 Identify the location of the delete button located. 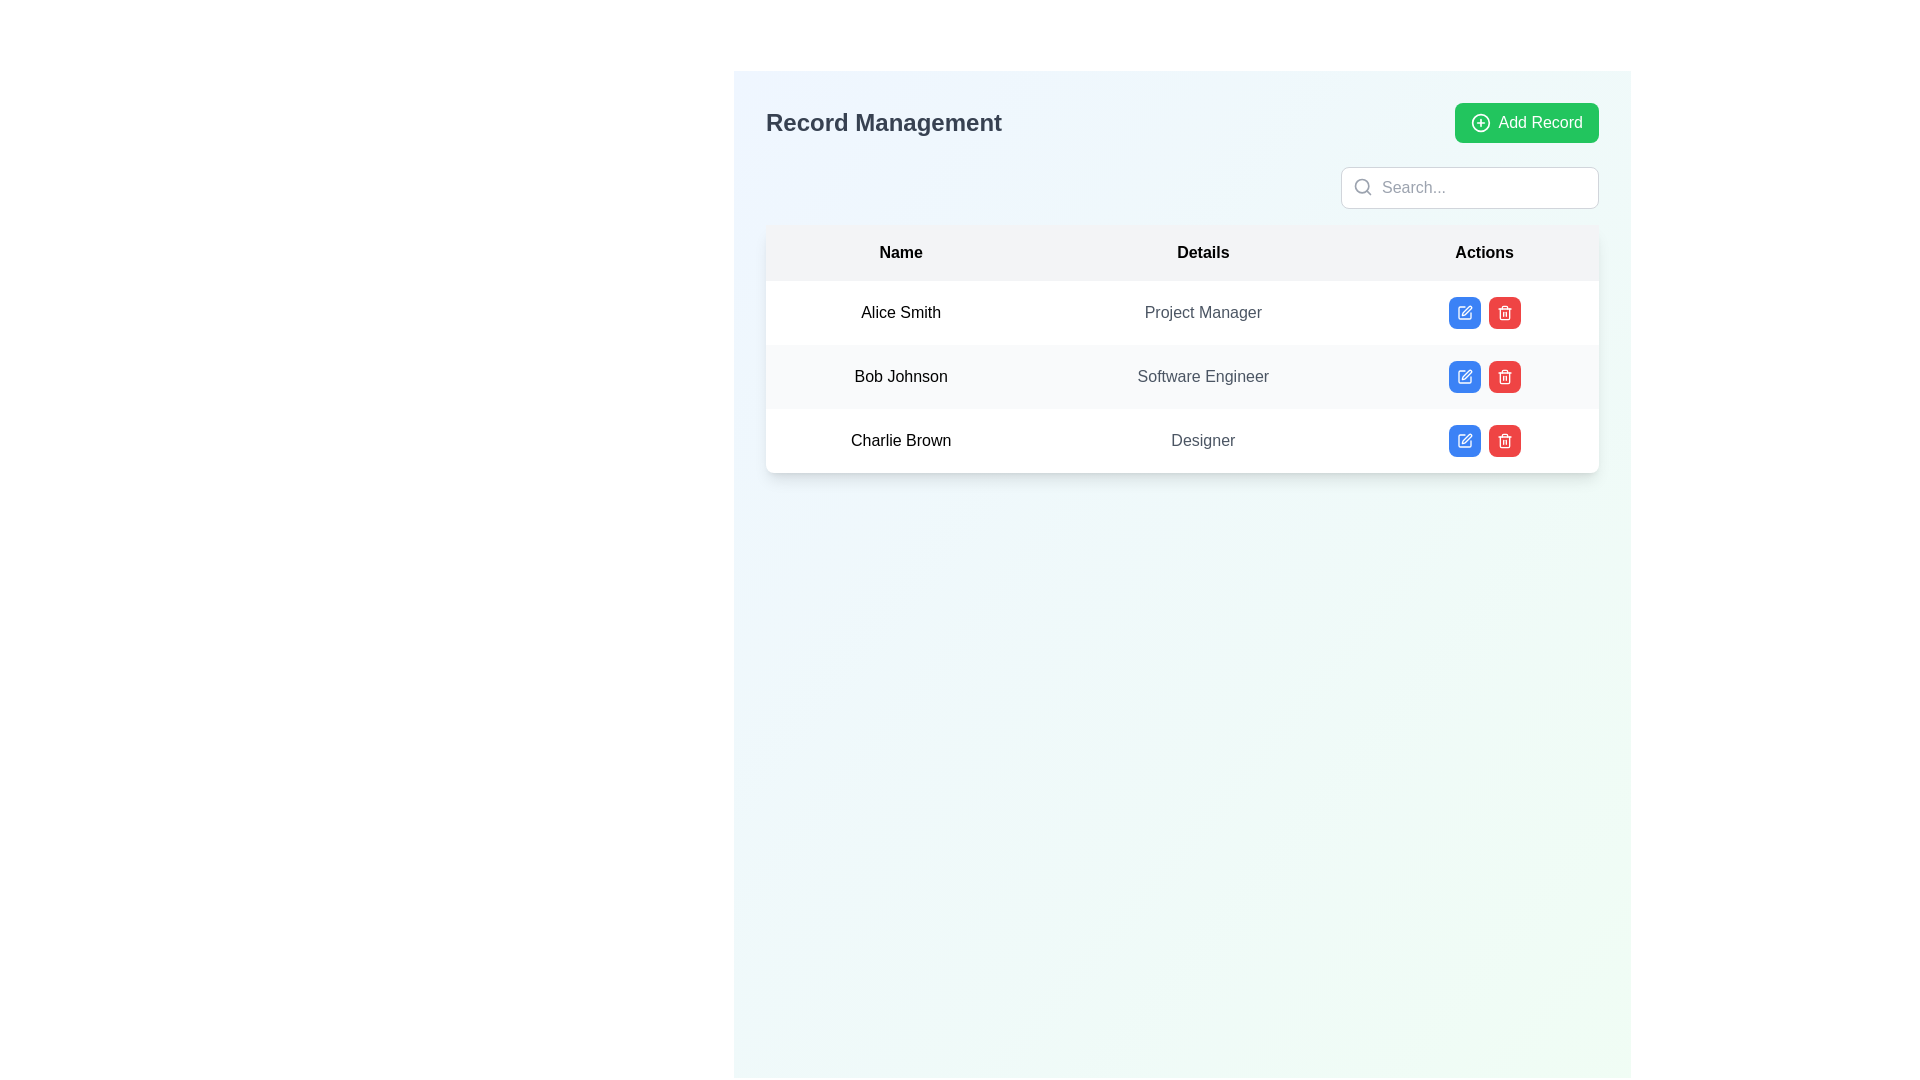
(1504, 377).